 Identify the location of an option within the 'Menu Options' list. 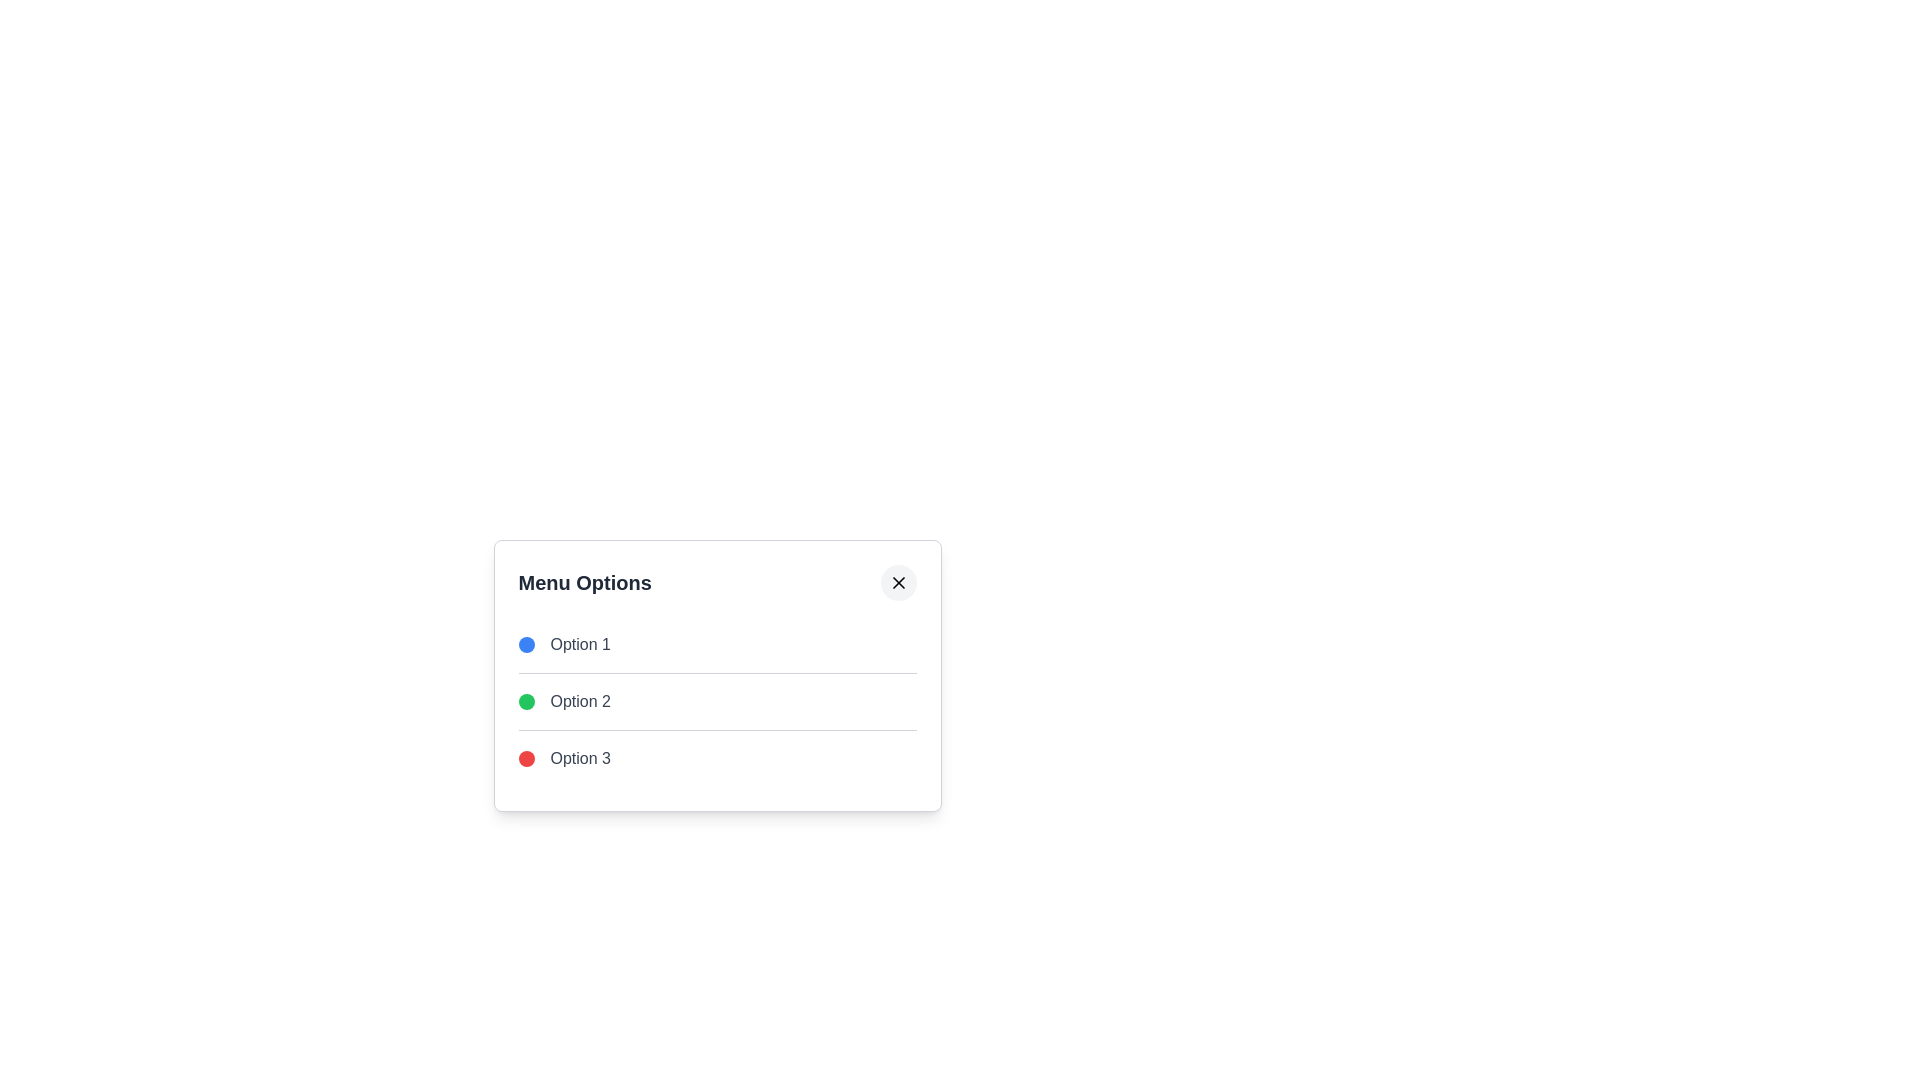
(717, 701).